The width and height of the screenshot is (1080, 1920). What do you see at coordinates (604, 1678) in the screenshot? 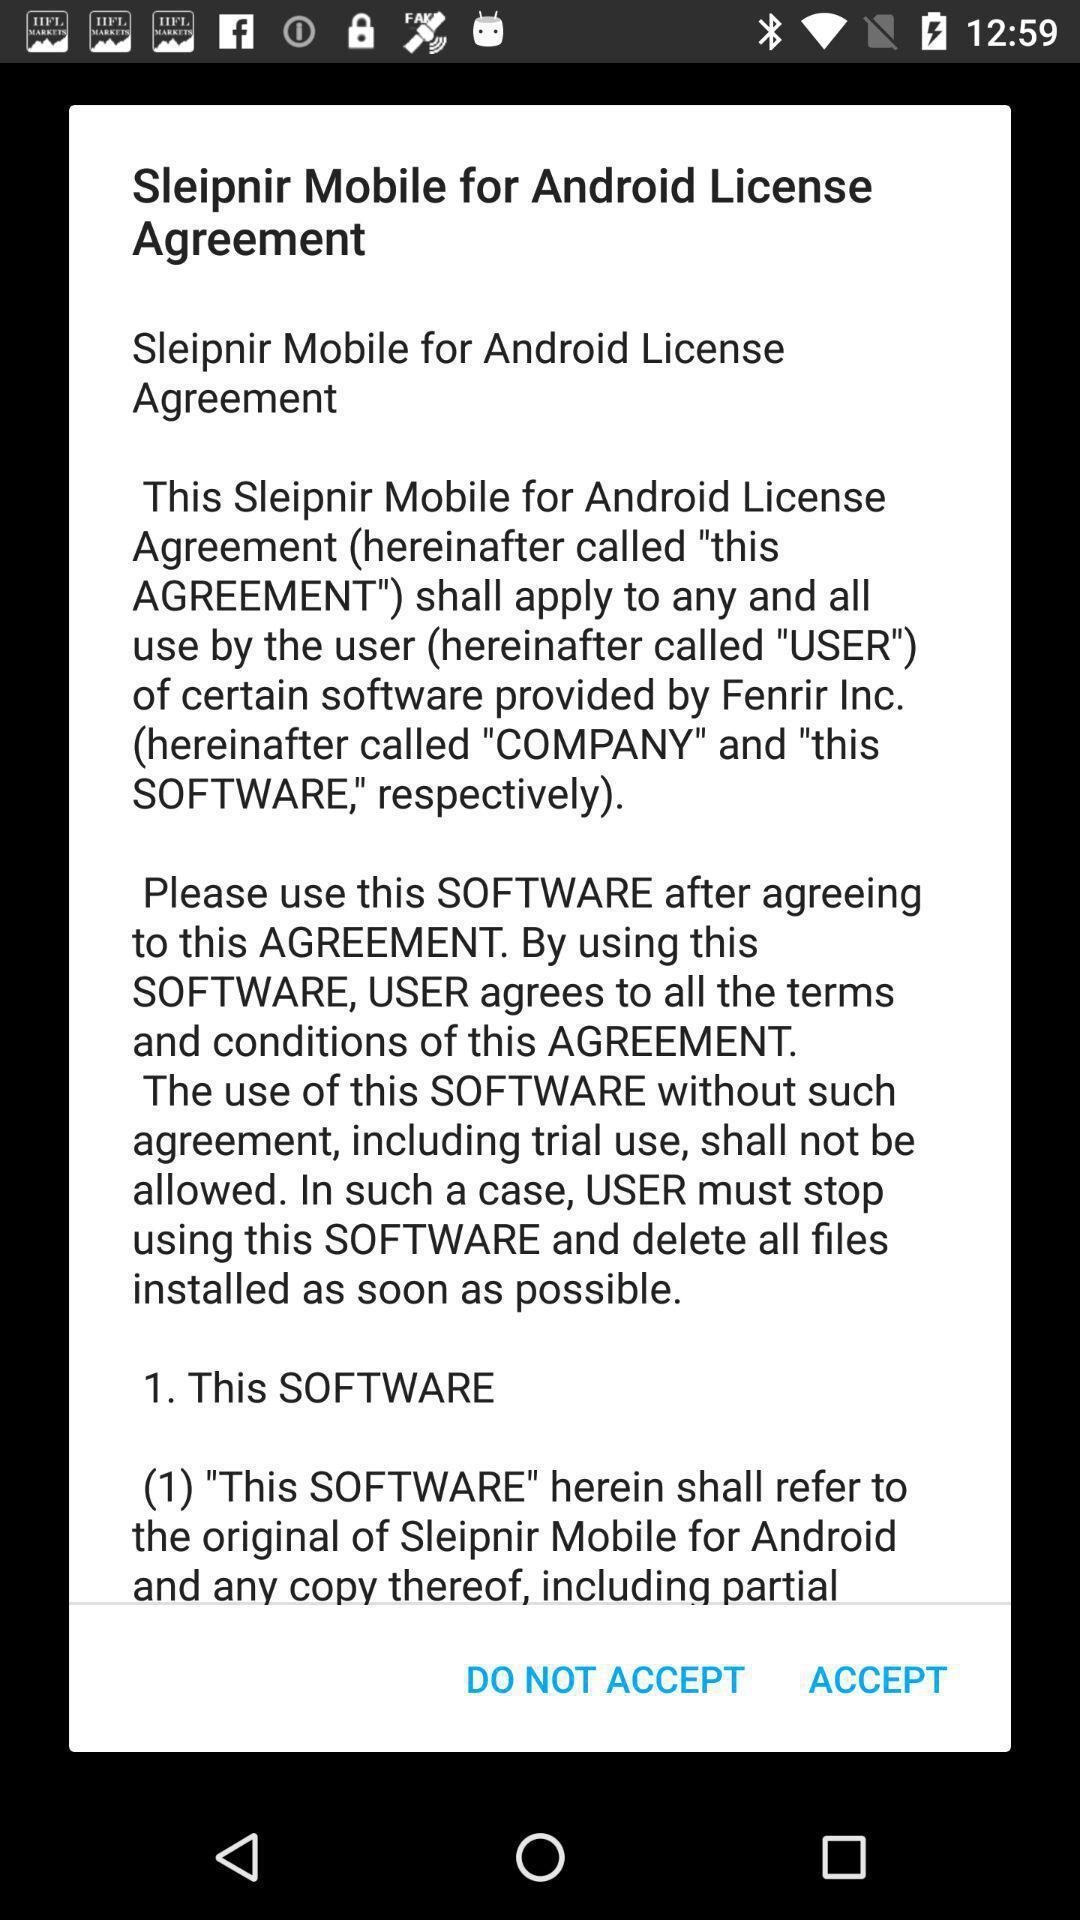
I see `icon to the left of the accept` at bounding box center [604, 1678].